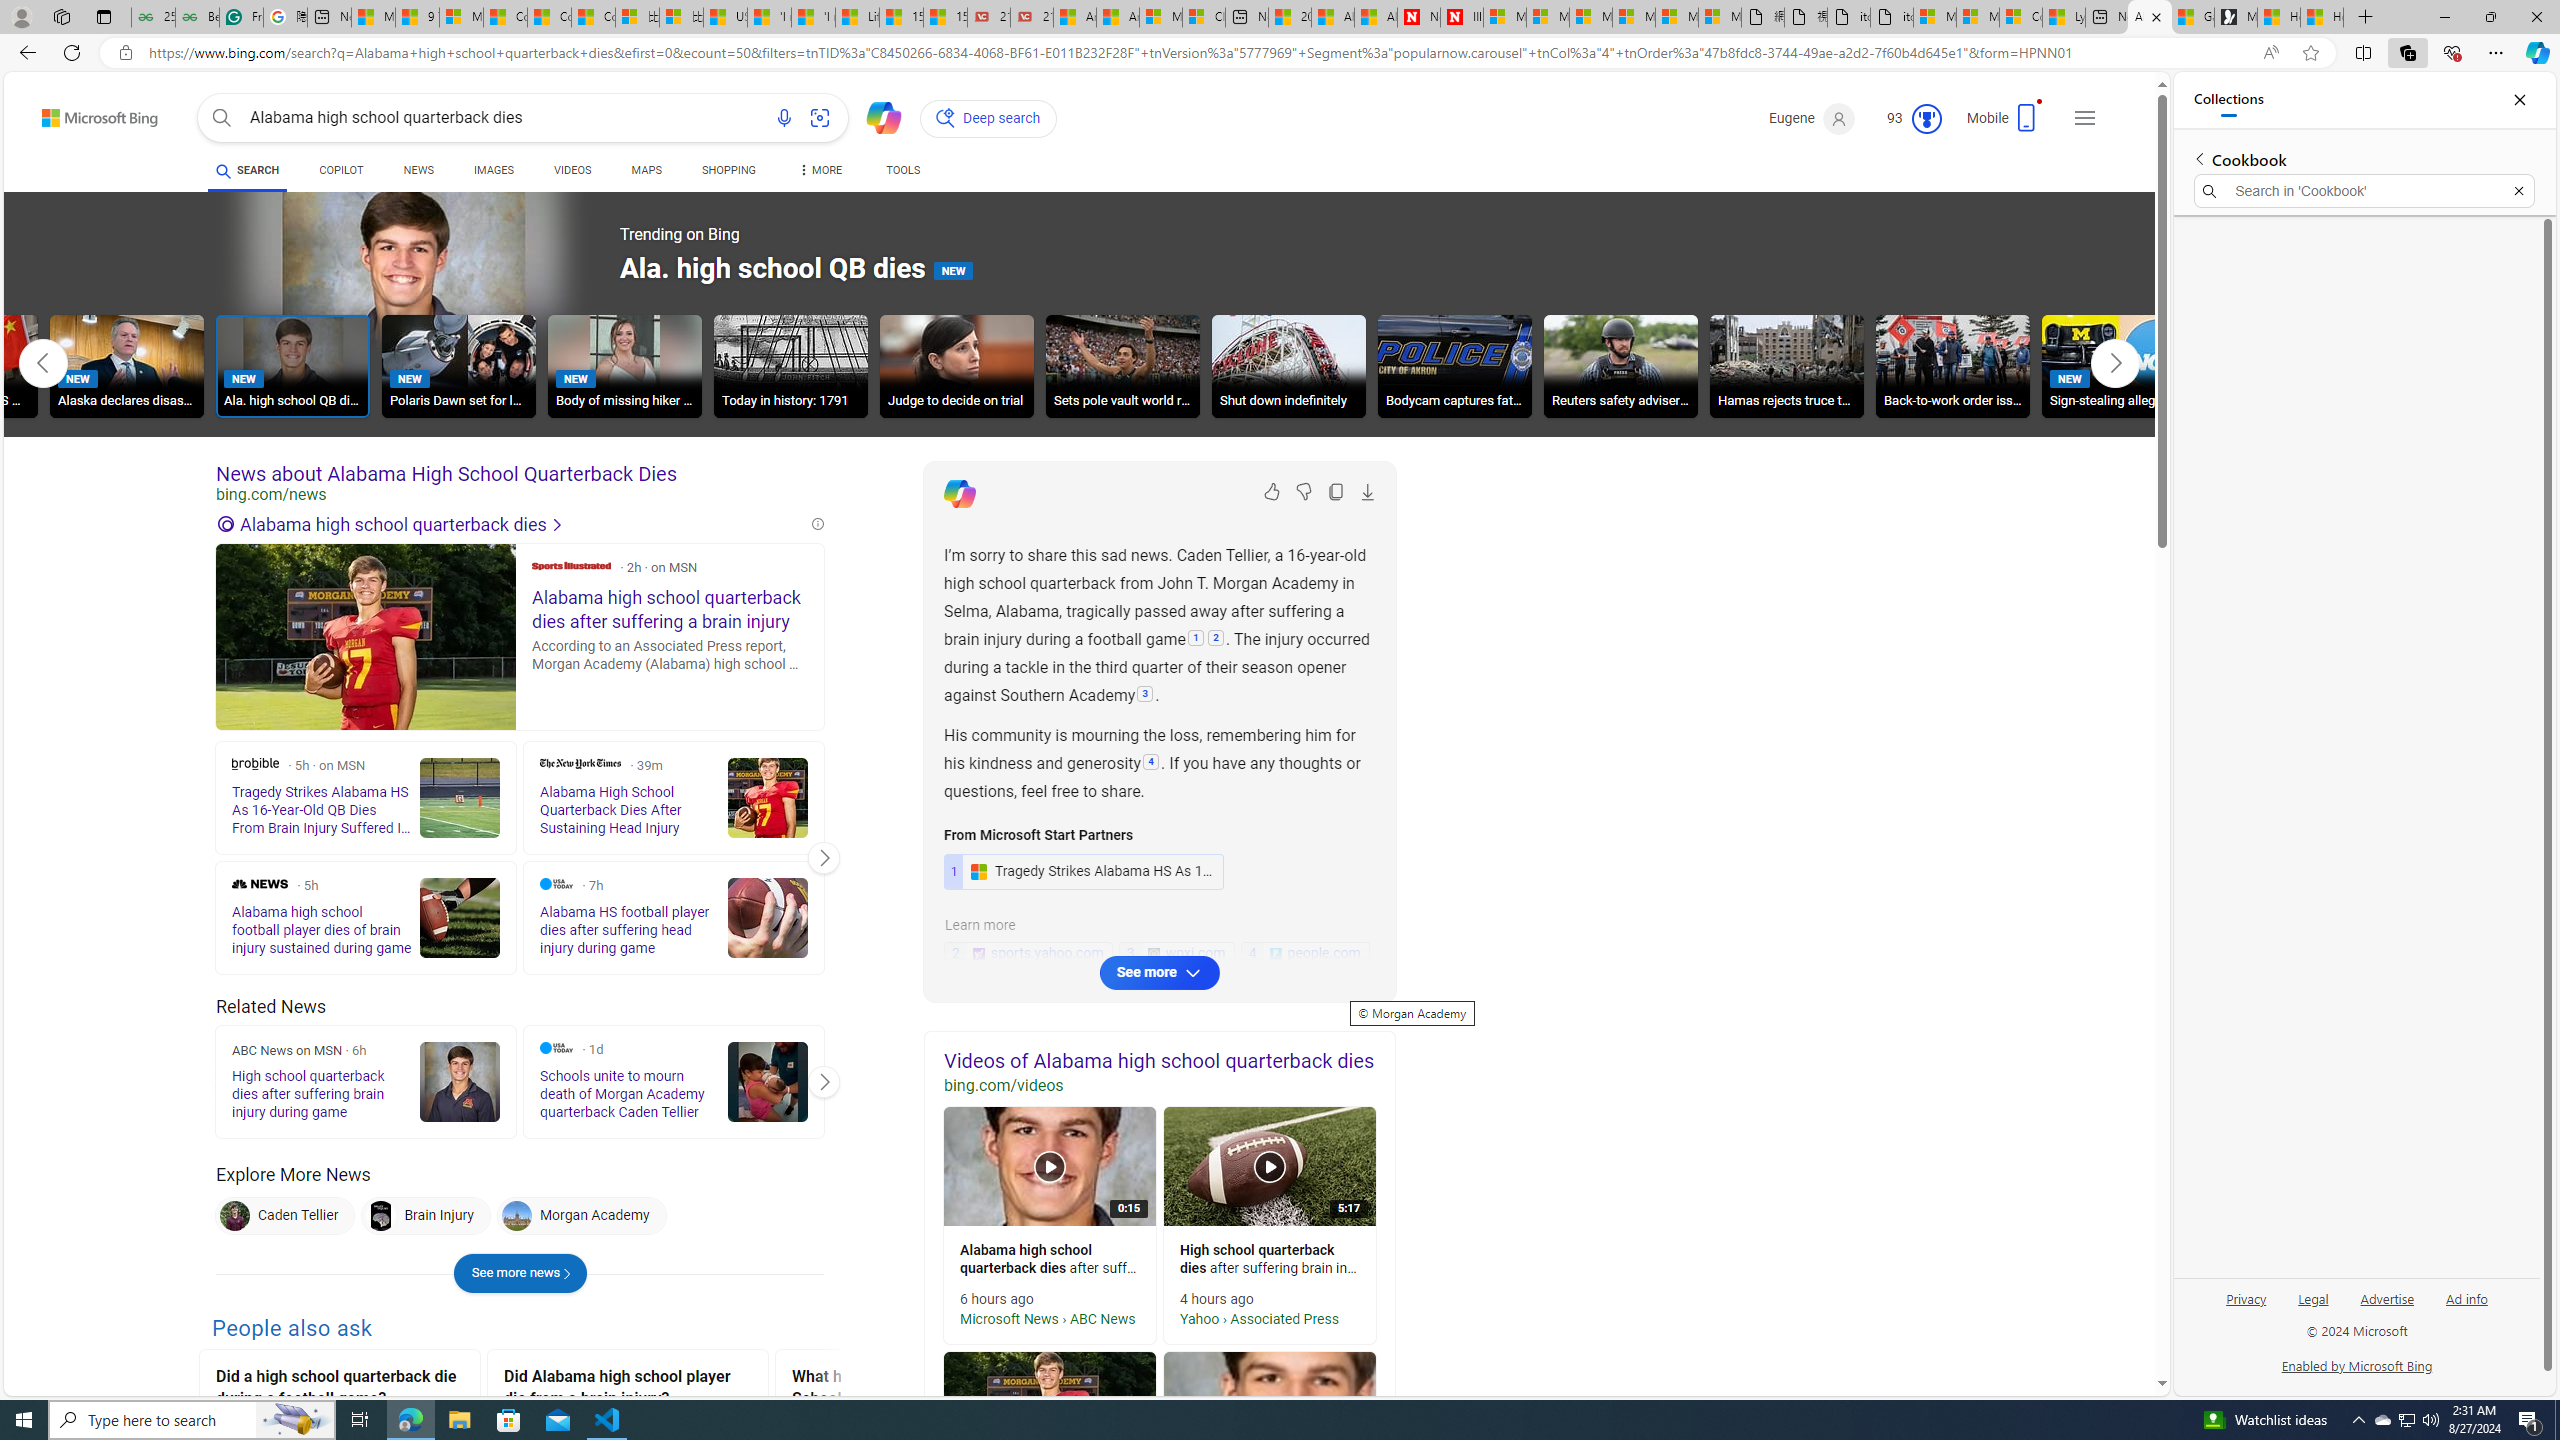  What do you see at coordinates (457, 364) in the screenshot?
I see `'Polaris Dawn set for launch NEW'` at bounding box center [457, 364].